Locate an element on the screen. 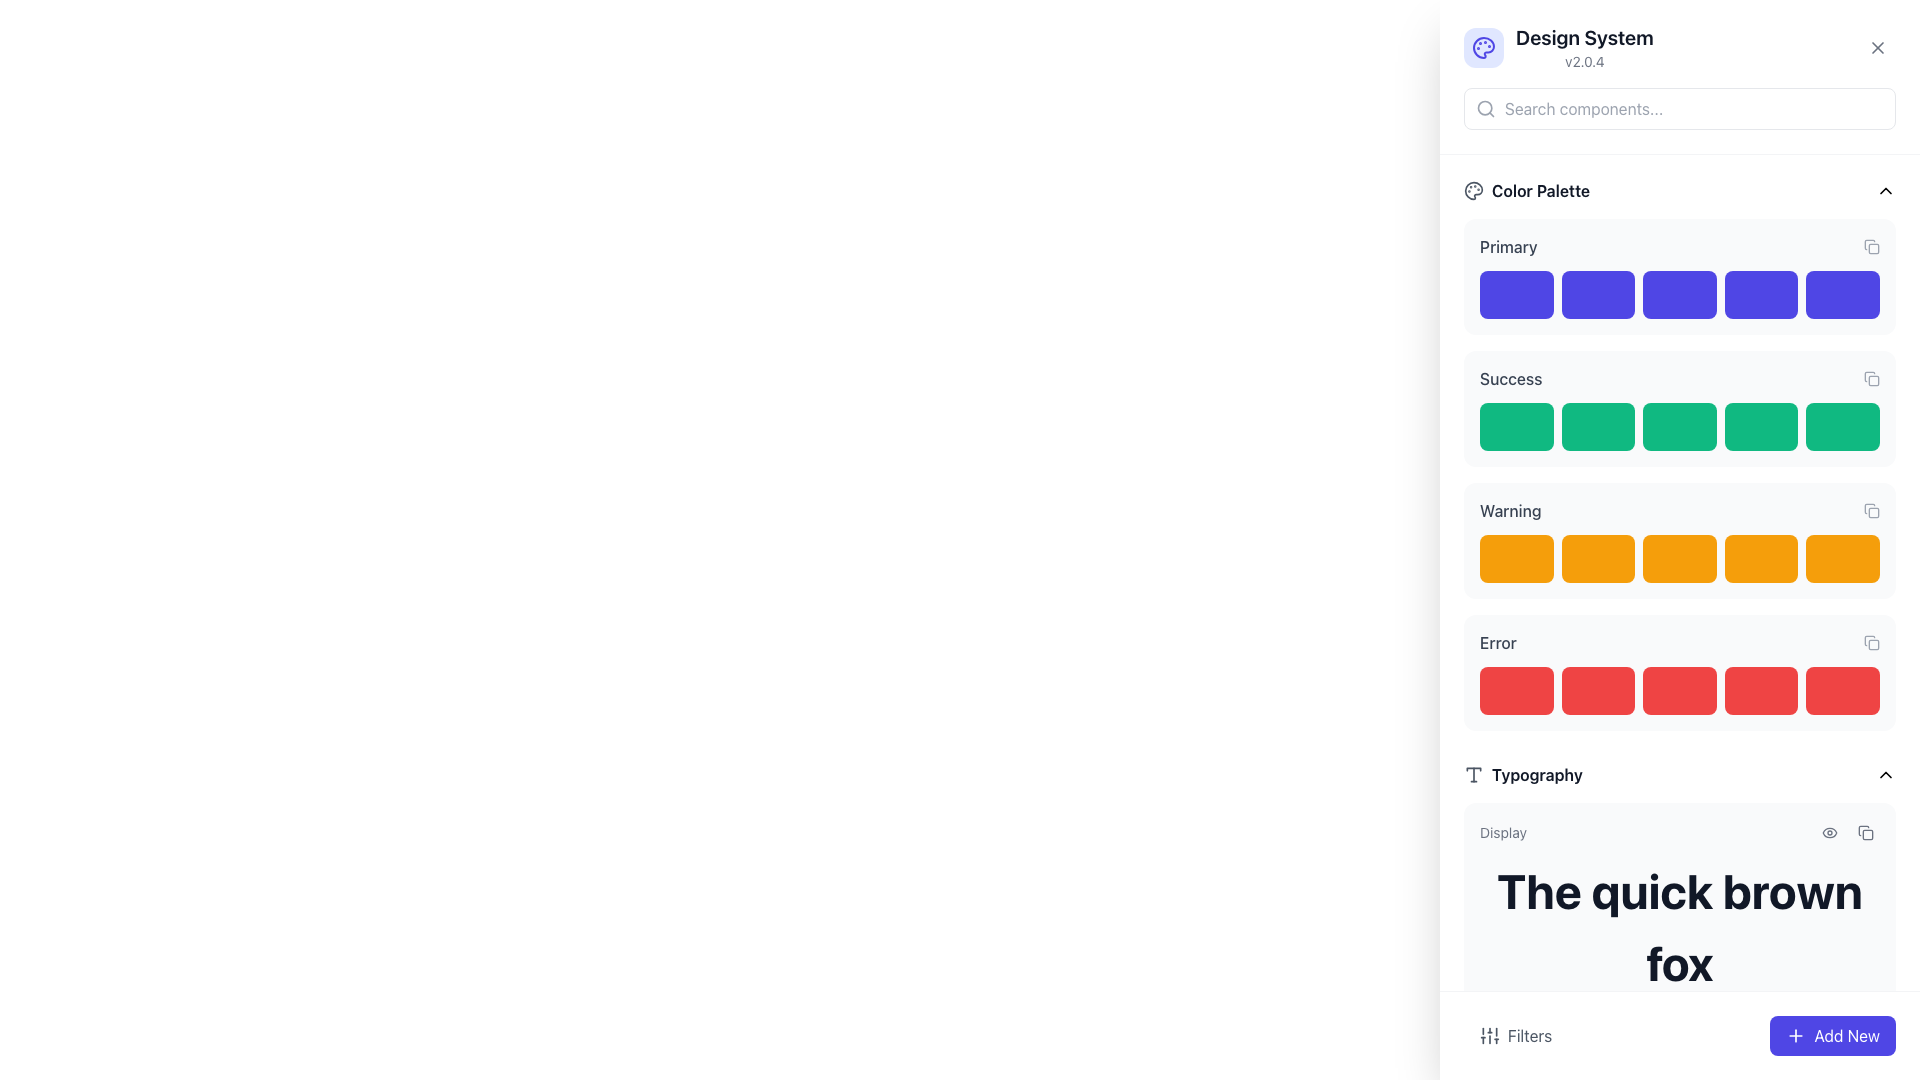 The image size is (1920, 1080). the blue color swatch in the 'Primary' color palette, which is the second element from the left is located at coordinates (1597, 294).